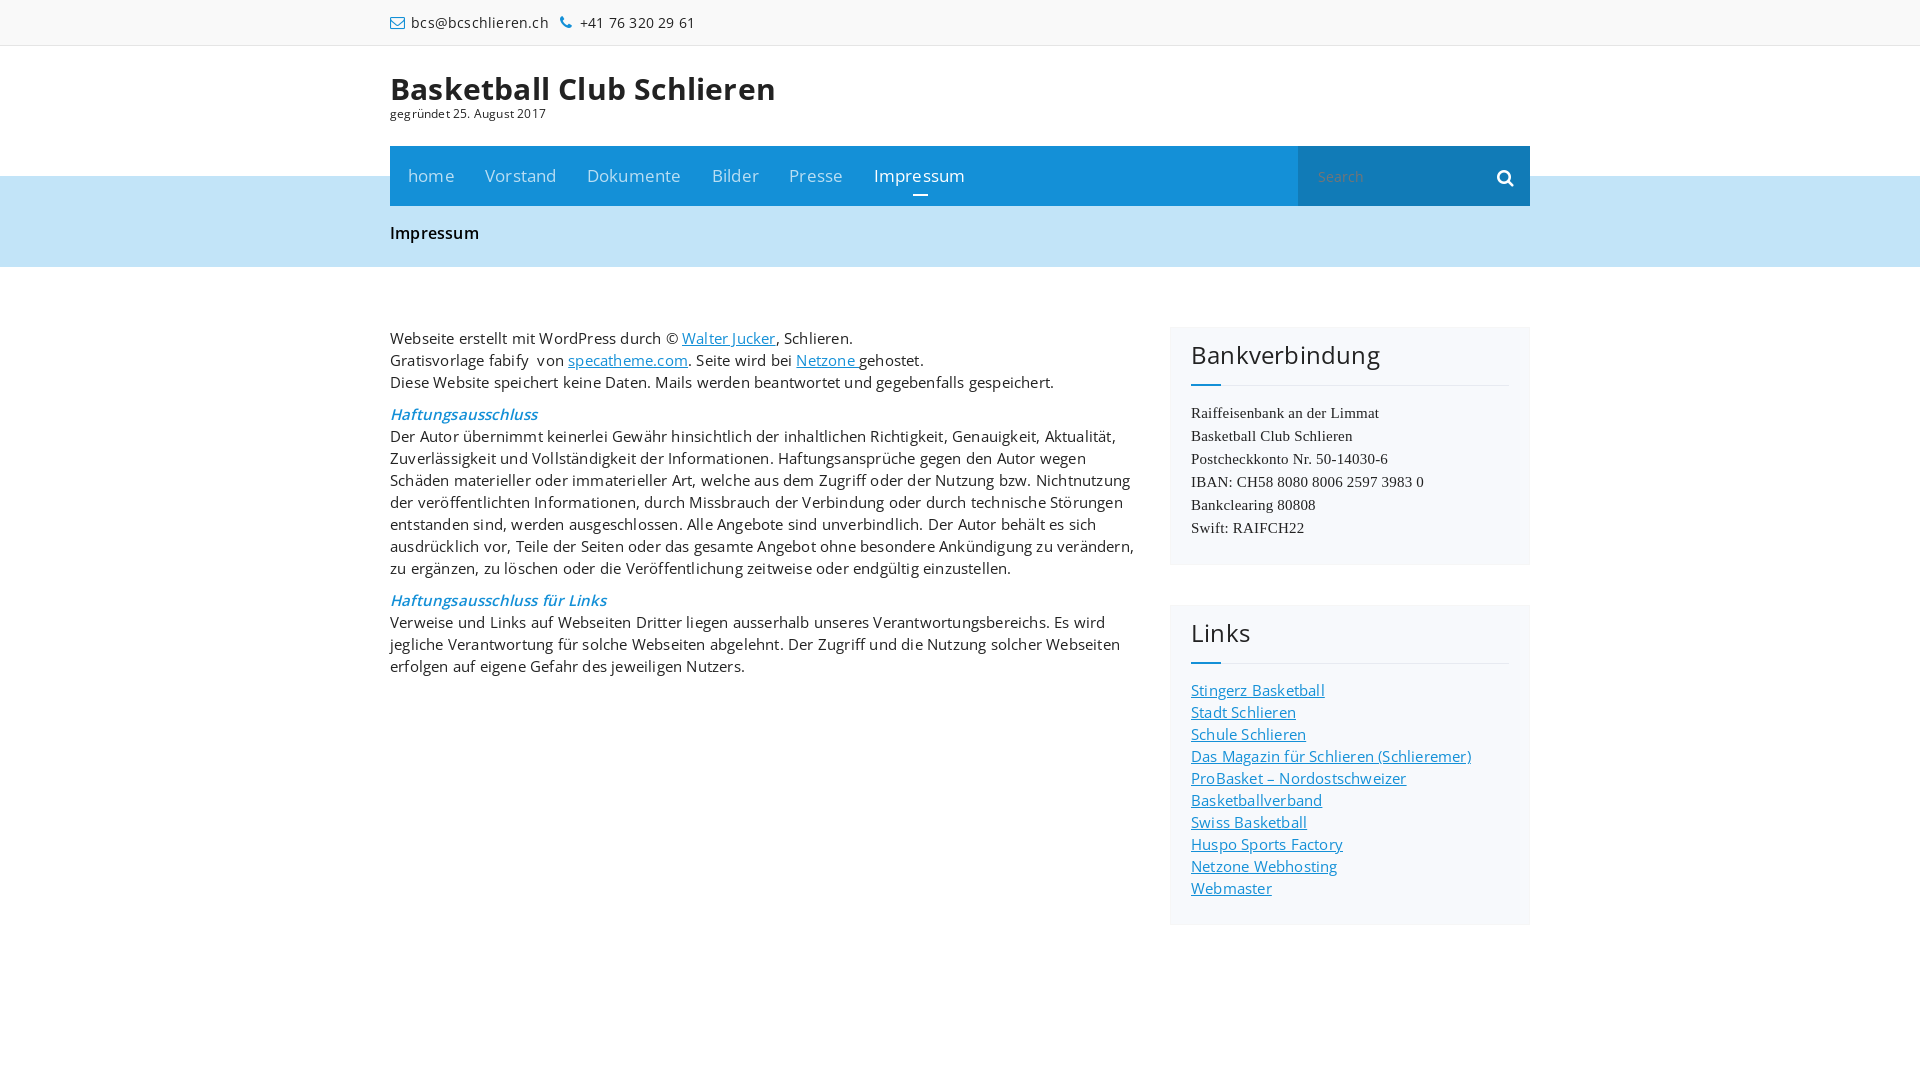 The width and height of the screenshot is (1920, 1080). I want to click on 'Webmaster', so click(1230, 886).